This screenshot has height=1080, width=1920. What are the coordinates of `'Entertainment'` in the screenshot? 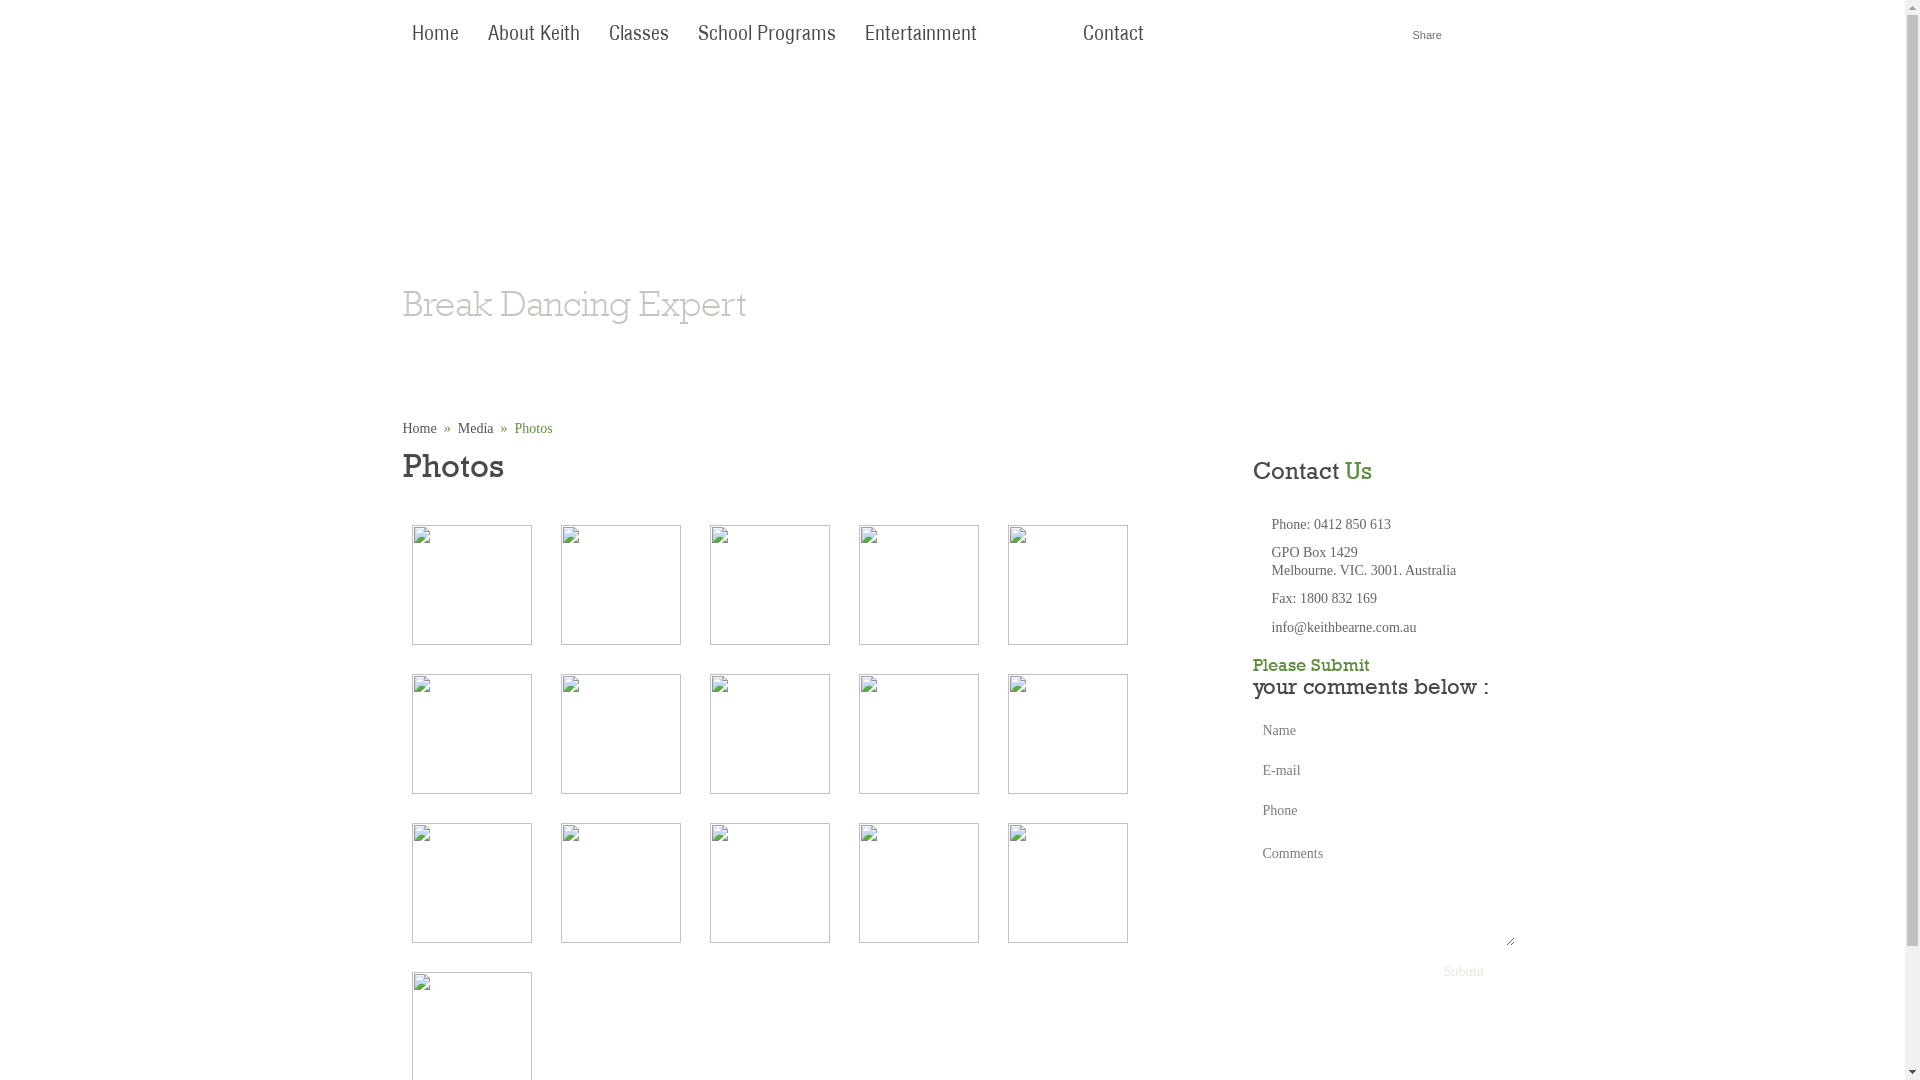 It's located at (920, 34).